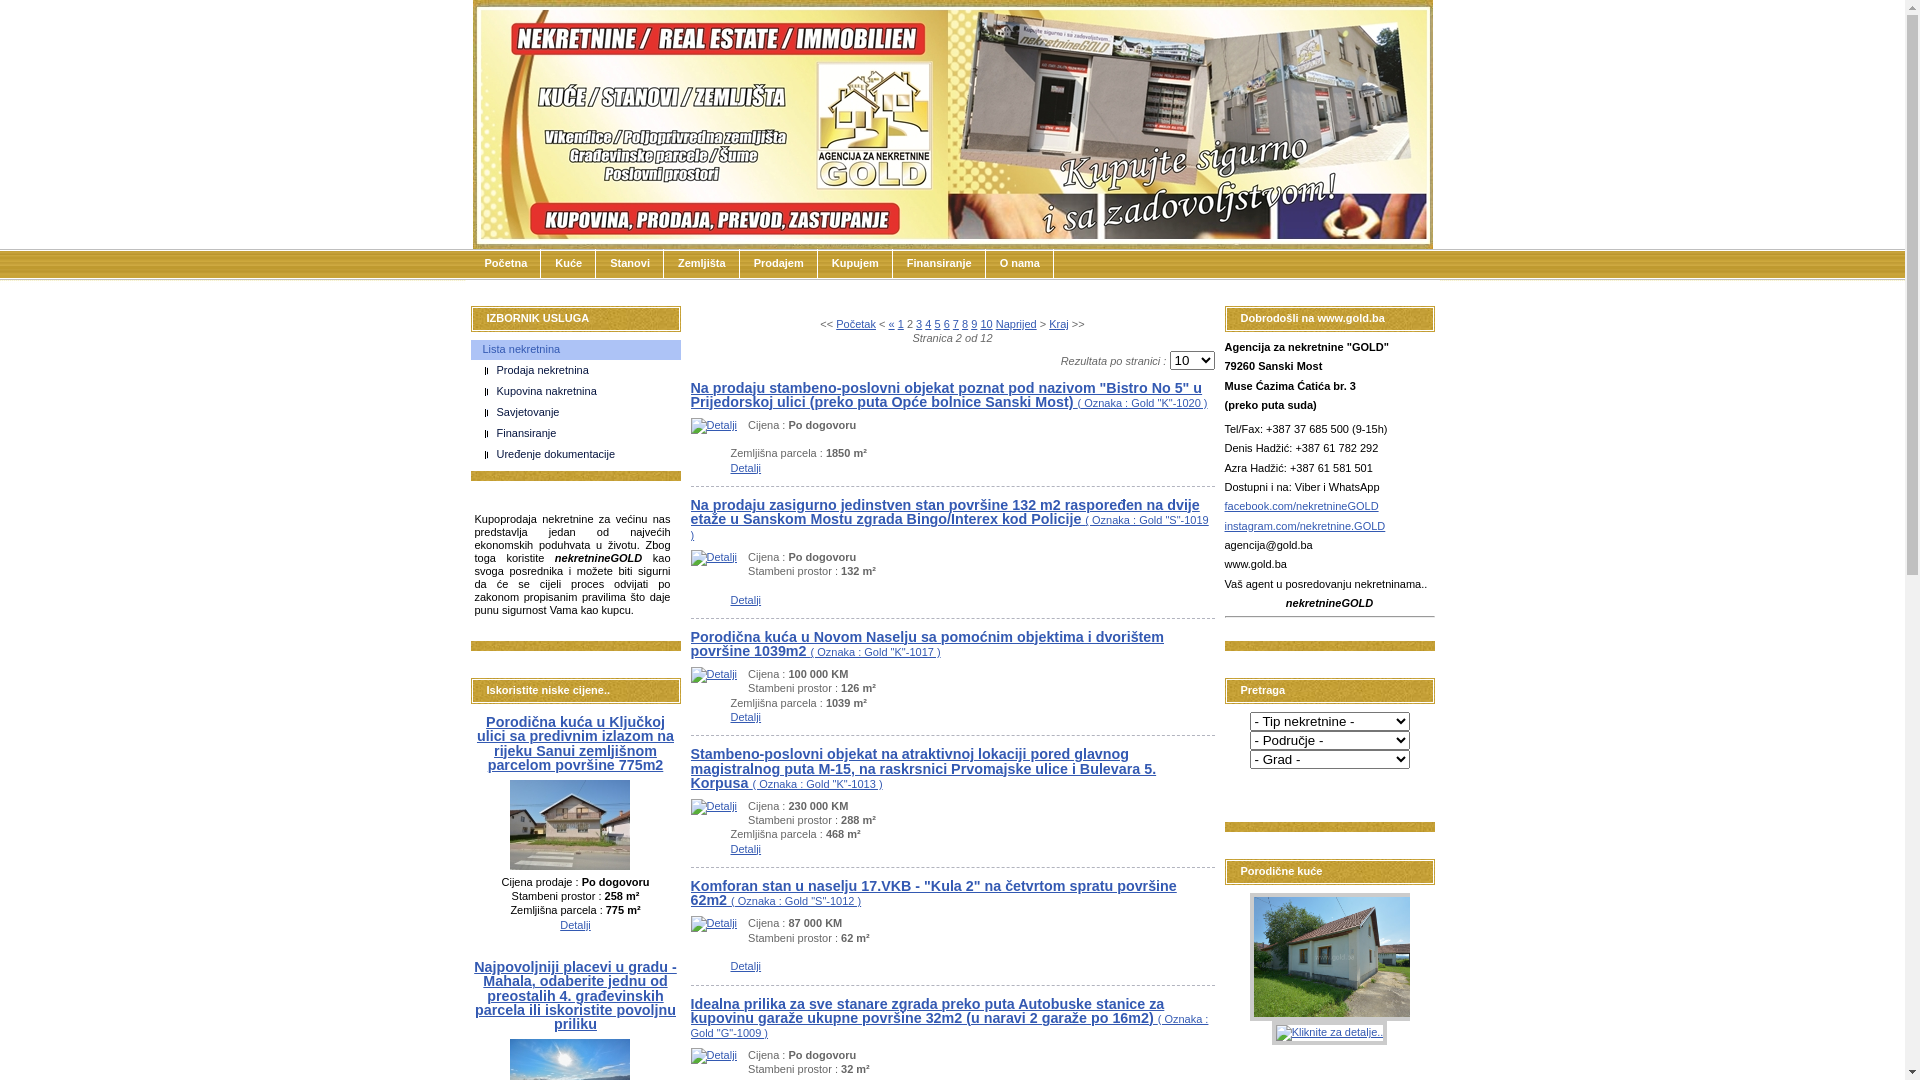  I want to click on 'Detalji', so click(713, 922).